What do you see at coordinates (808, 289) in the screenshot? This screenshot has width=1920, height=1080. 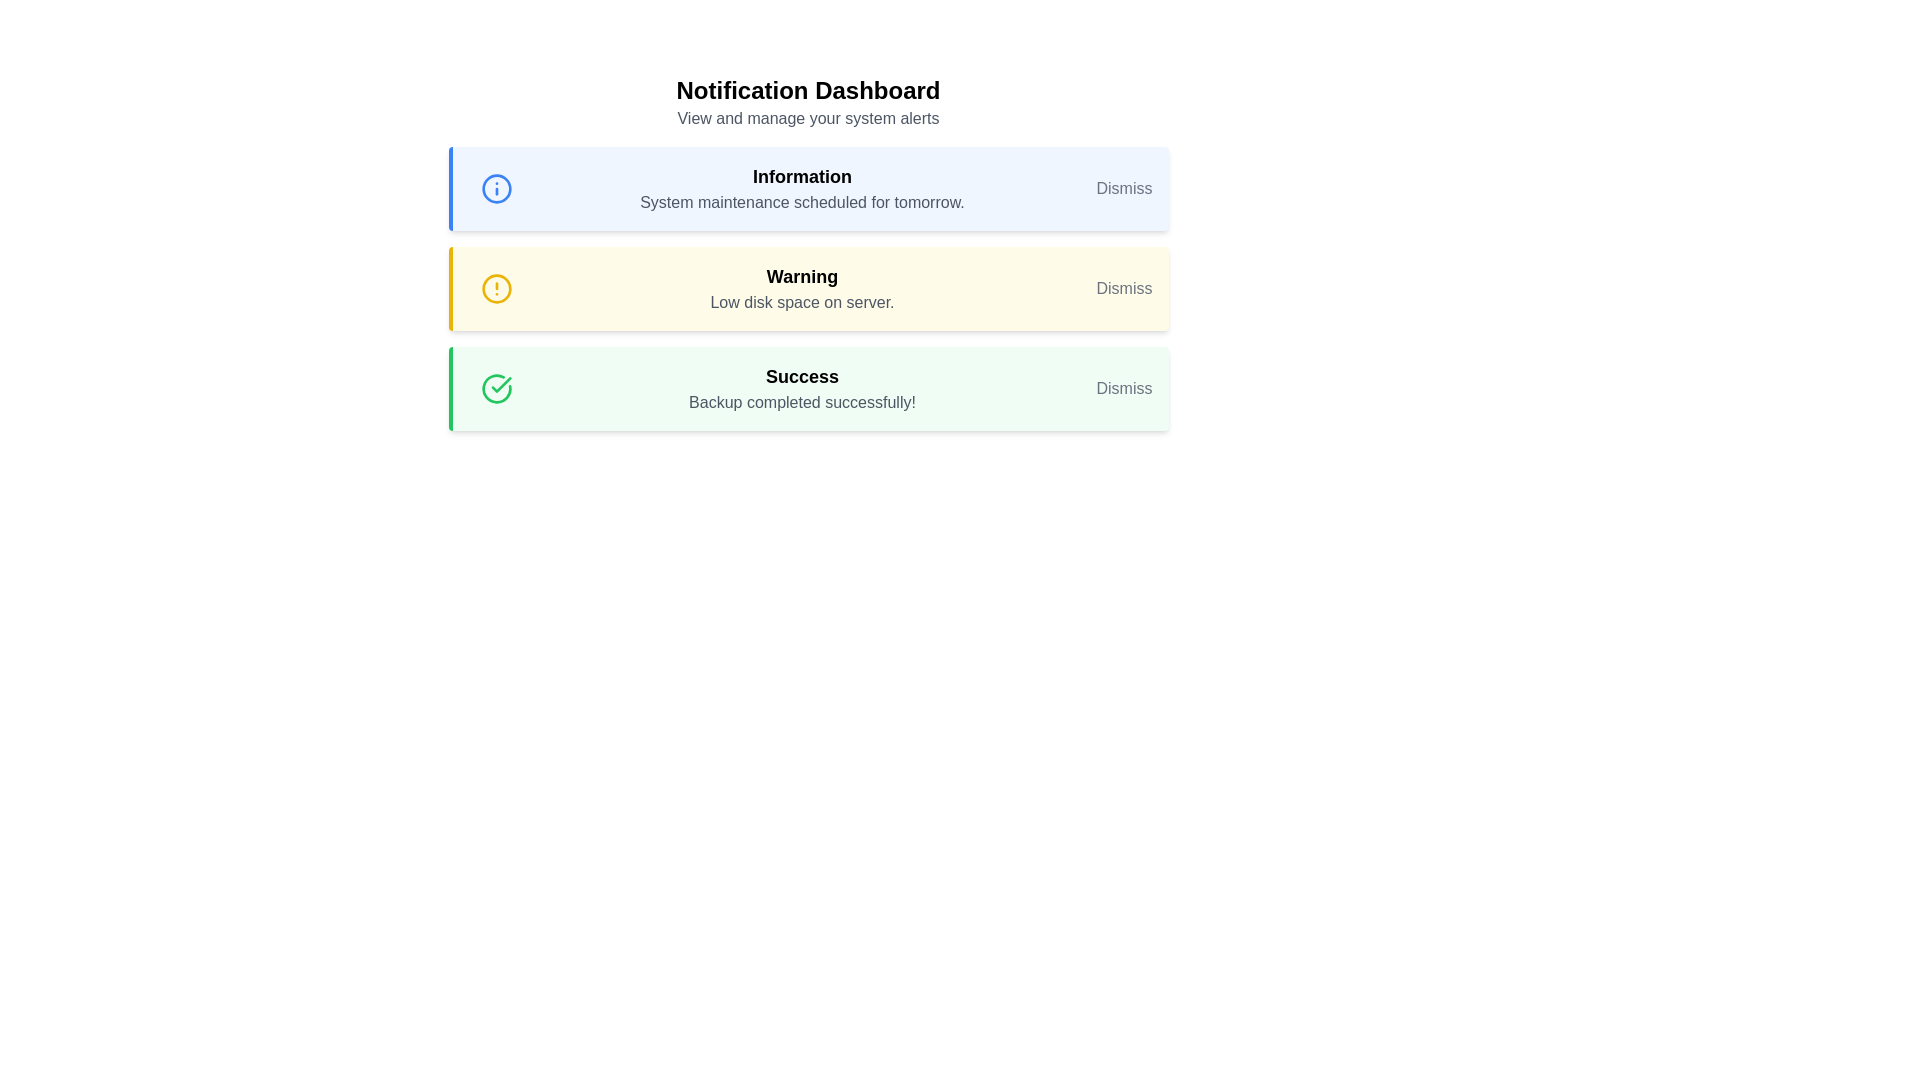 I see `warning message displayed on the Notification card about low disk space, which is the second notification in the vertical list on the Notification Dashboard` at bounding box center [808, 289].